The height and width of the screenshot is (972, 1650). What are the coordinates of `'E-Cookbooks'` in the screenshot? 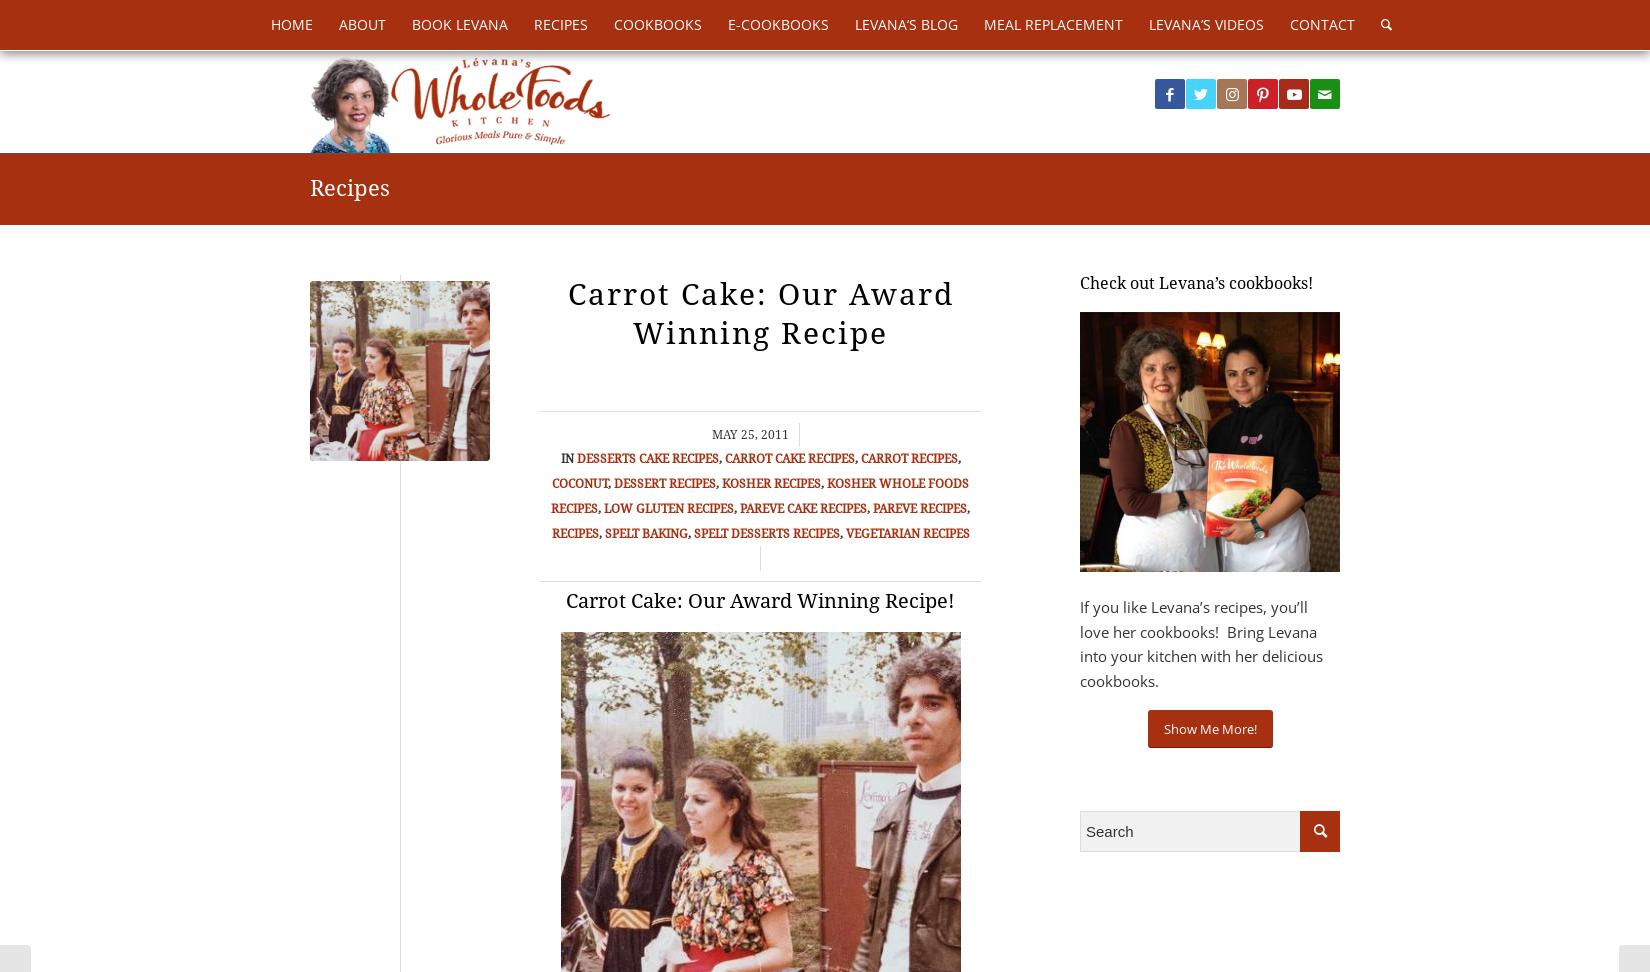 It's located at (726, 24).